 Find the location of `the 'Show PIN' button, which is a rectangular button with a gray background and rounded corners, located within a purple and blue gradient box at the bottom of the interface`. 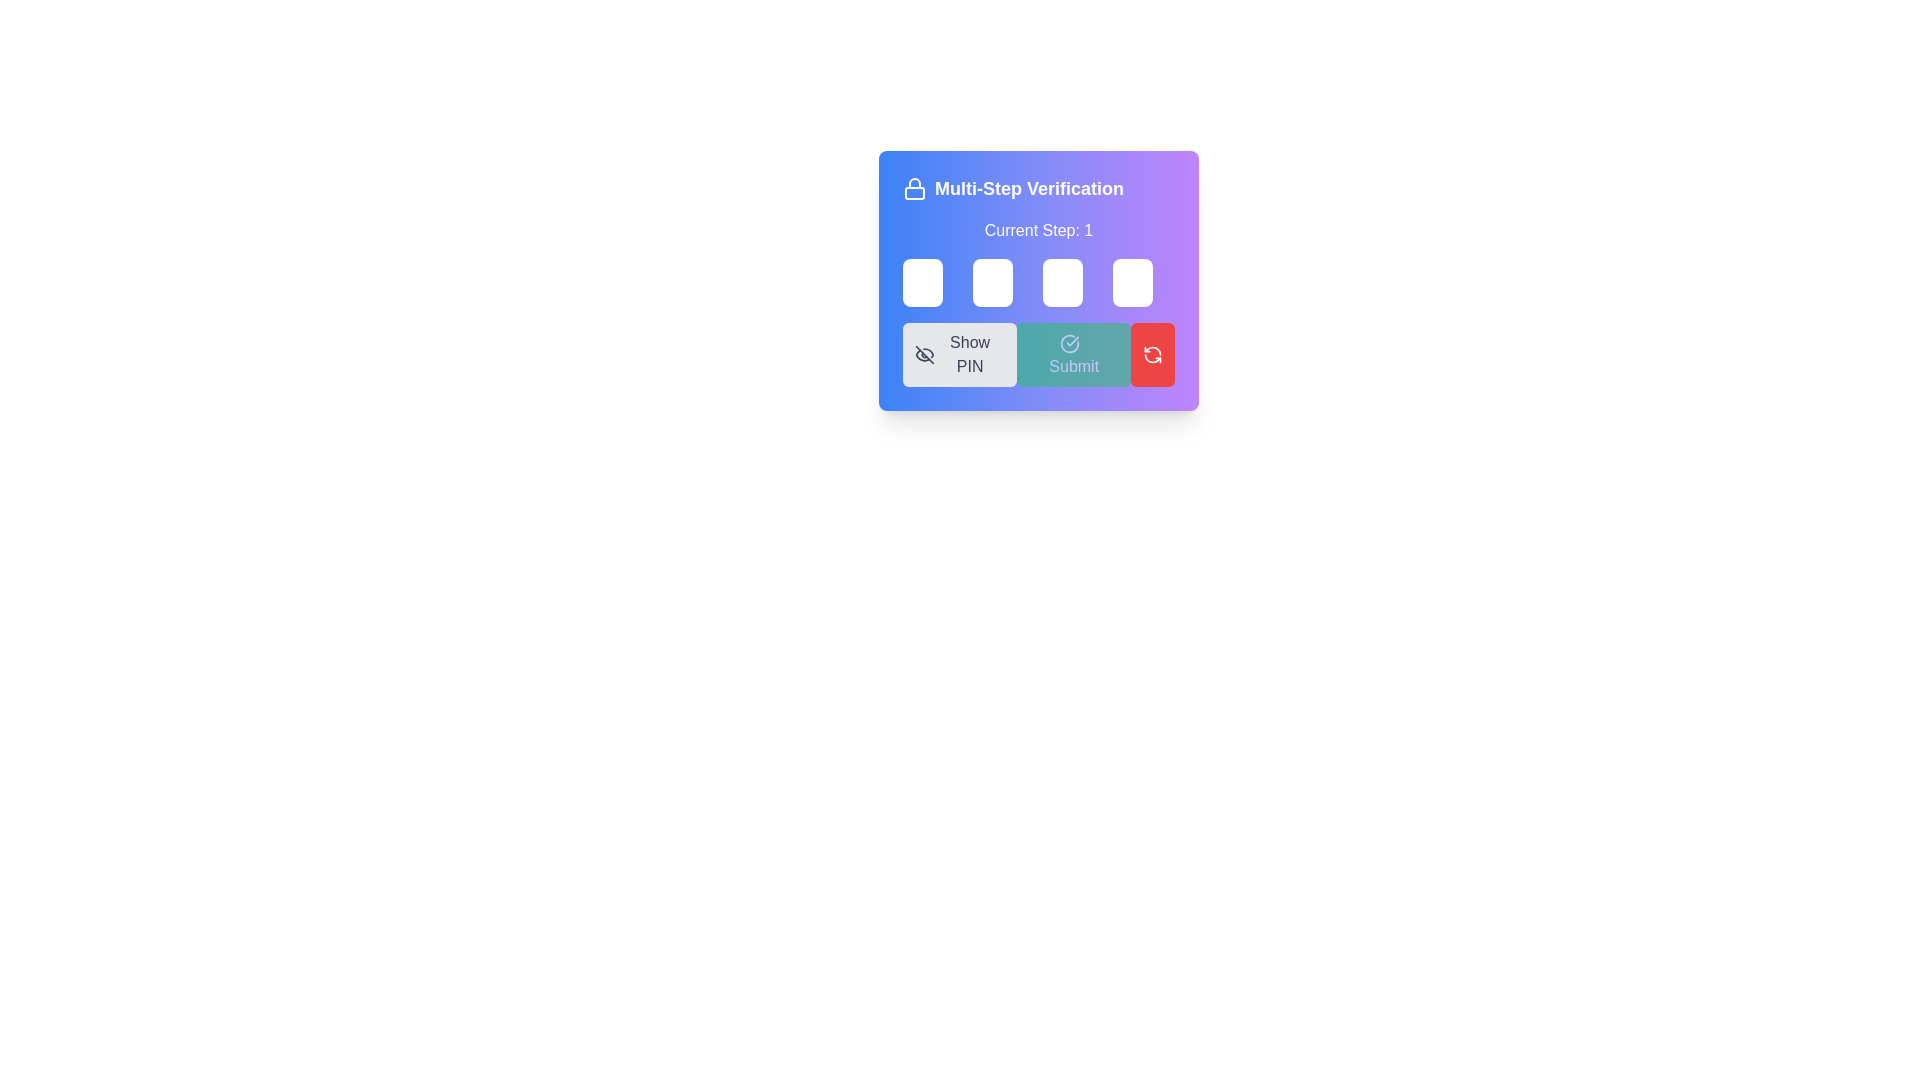

the 'Show PIN' button, which is a rectangular button with a gray background and rounded corners, located within a purple and blue gradient box at the bottom of the interface is located at coordinates (960, 353).